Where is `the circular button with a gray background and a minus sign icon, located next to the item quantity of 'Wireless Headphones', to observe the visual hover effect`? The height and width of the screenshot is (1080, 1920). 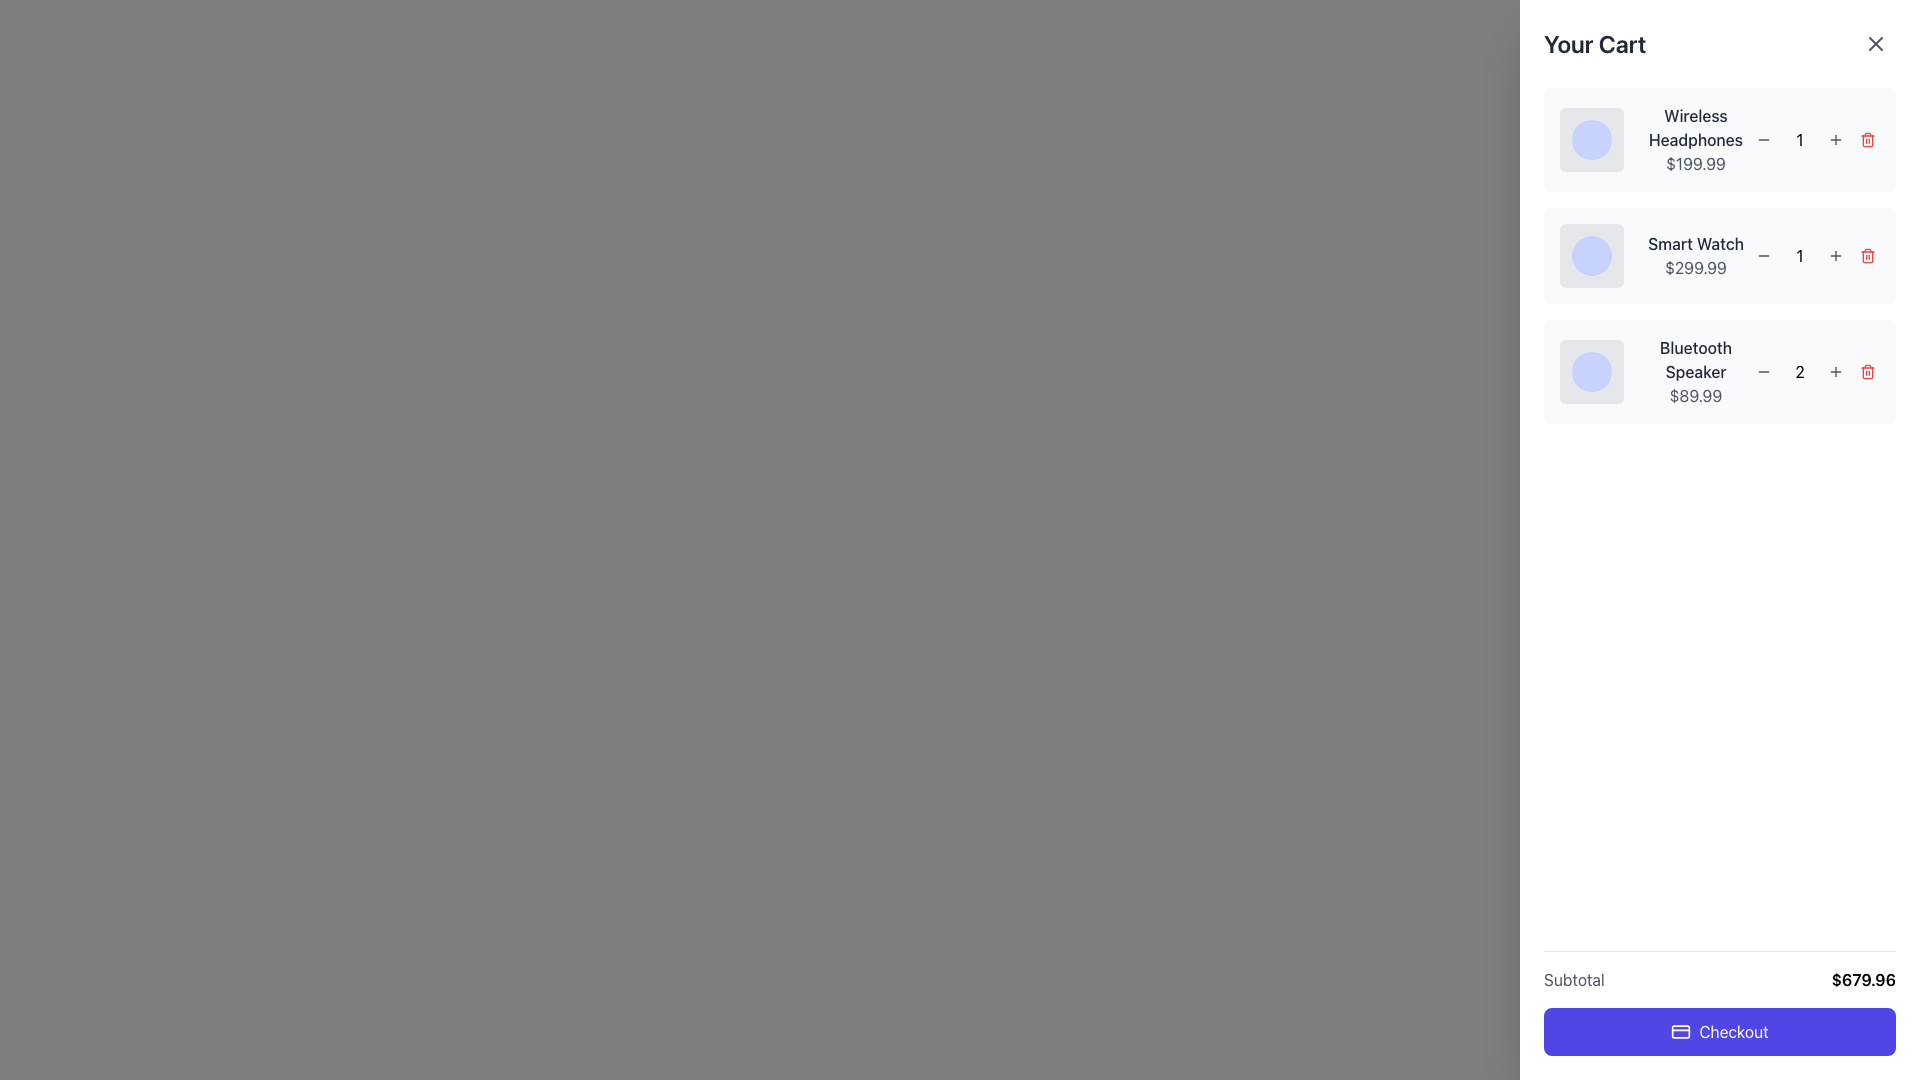
the circular button with a gray background and a minus sign icon, located next to the item quantity of 'Wireless Headphones', to observe the visual hover effect is located at coordinates (1763, 138).